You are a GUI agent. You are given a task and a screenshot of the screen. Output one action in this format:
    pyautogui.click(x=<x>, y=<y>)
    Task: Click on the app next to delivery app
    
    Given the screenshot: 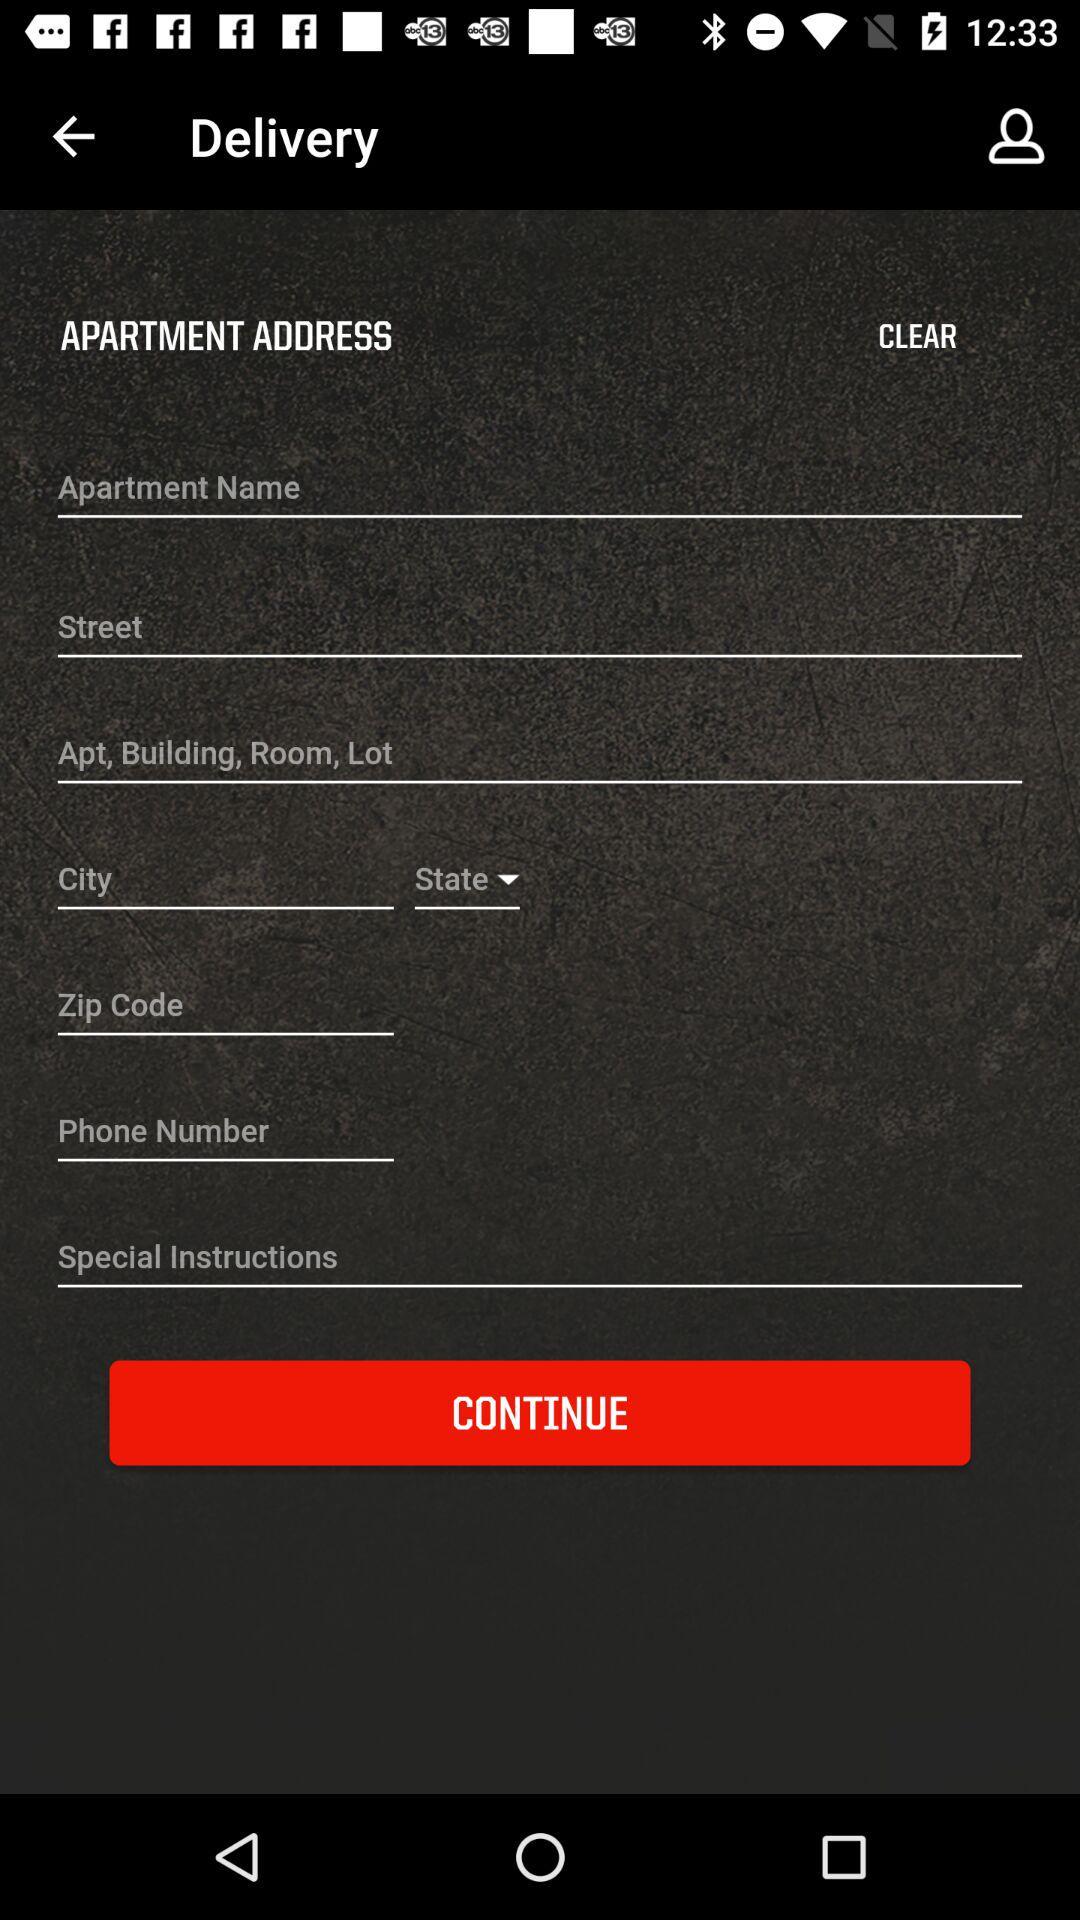 What is the action you would take?
    pyautogui.click(x=72, y=135)
    